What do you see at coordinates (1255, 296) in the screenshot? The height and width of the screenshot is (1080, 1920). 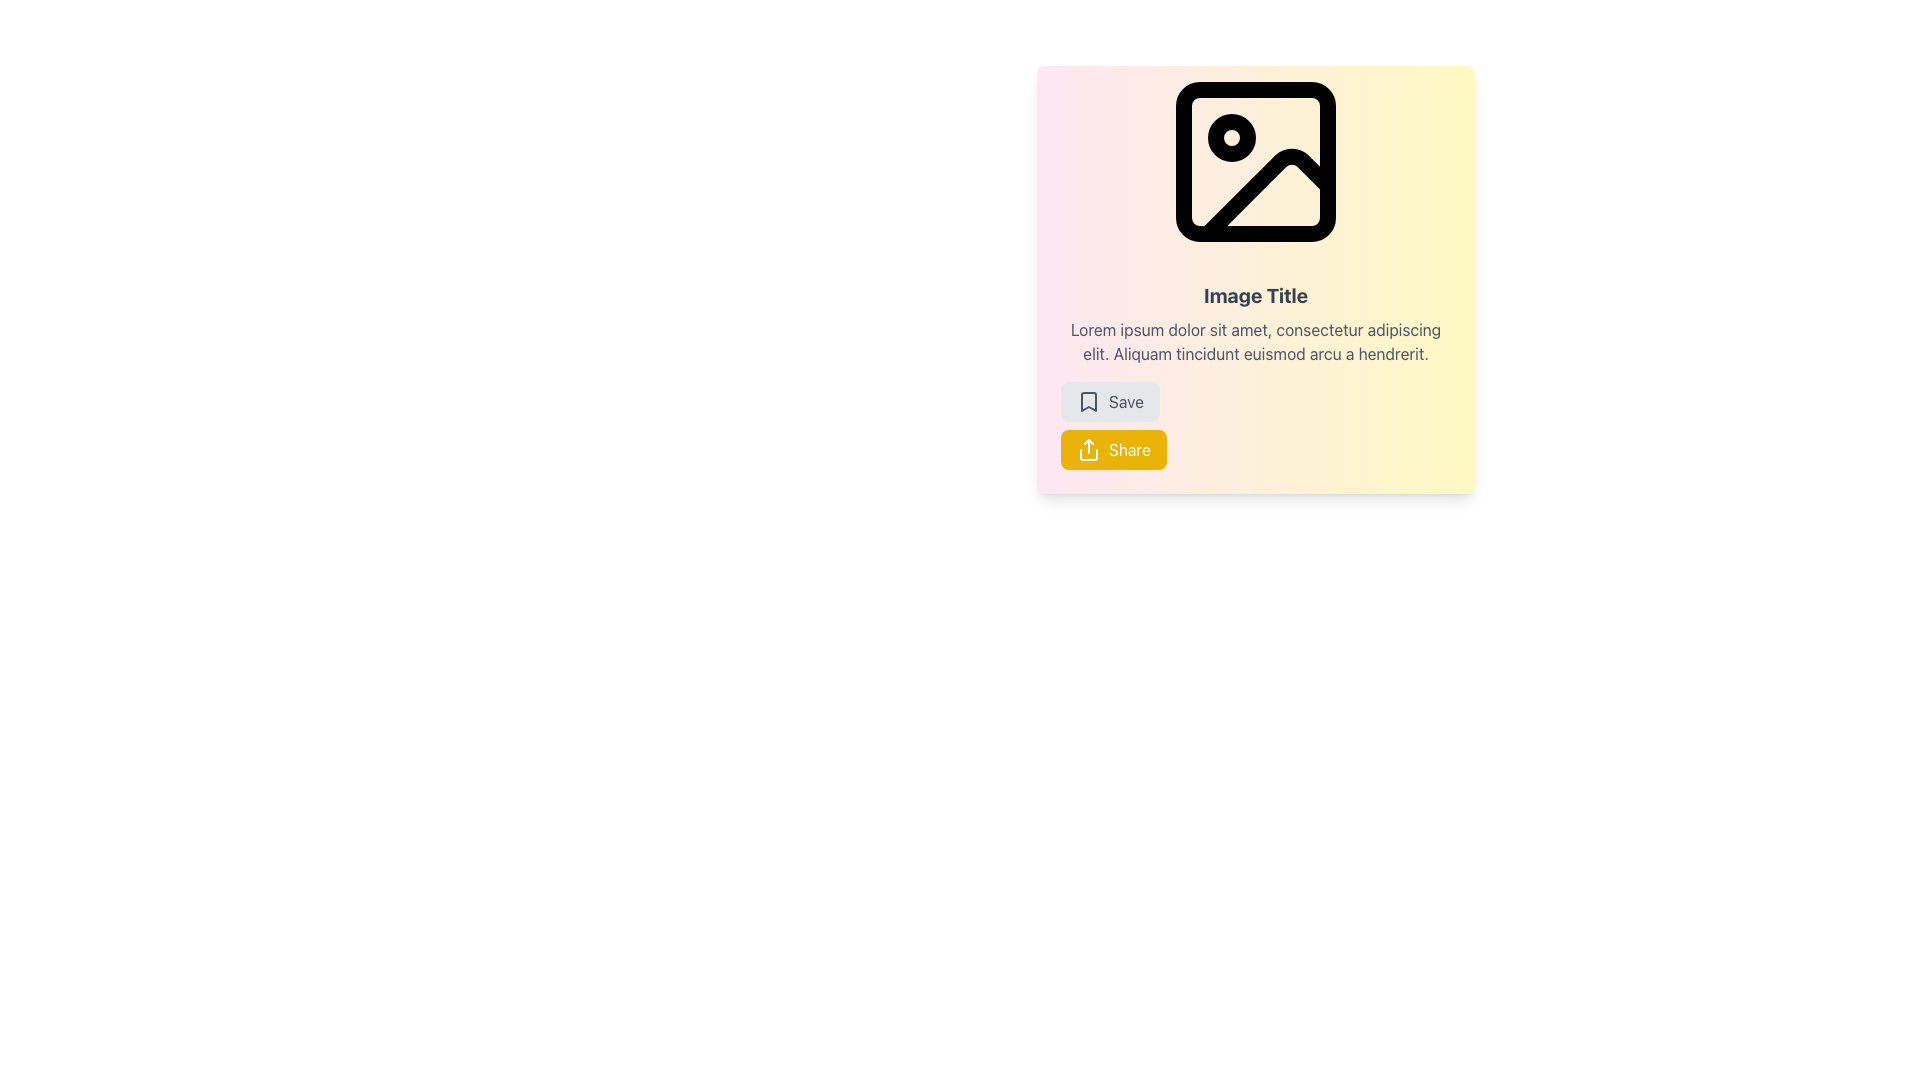 I see `the text label that displays 'Image Title', which is a bold light gray text located directly below an image icon` at bounding box center [1255, 296].